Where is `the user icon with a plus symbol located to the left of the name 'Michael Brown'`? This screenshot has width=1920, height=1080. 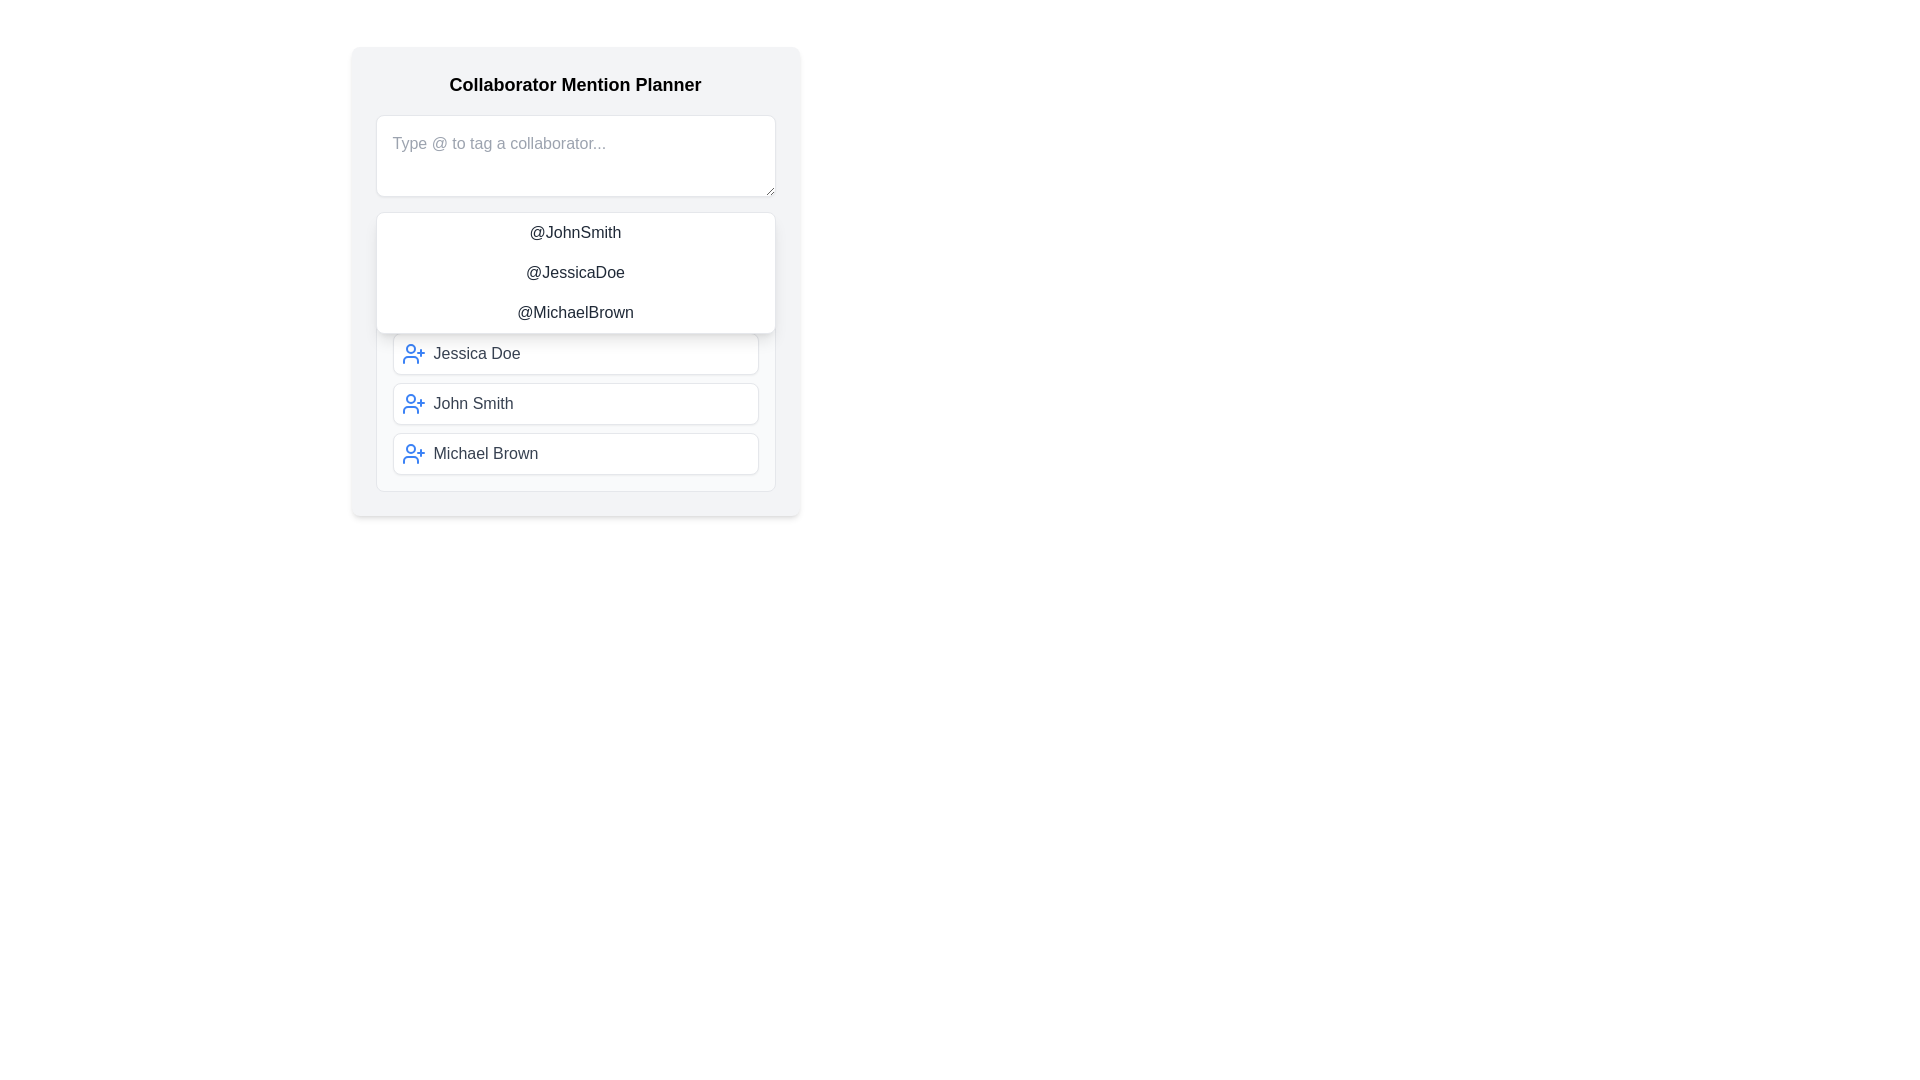 the user icon with a plus symbol located to the left of the name 'Michael Brown' is located at coordinates (412, 454).